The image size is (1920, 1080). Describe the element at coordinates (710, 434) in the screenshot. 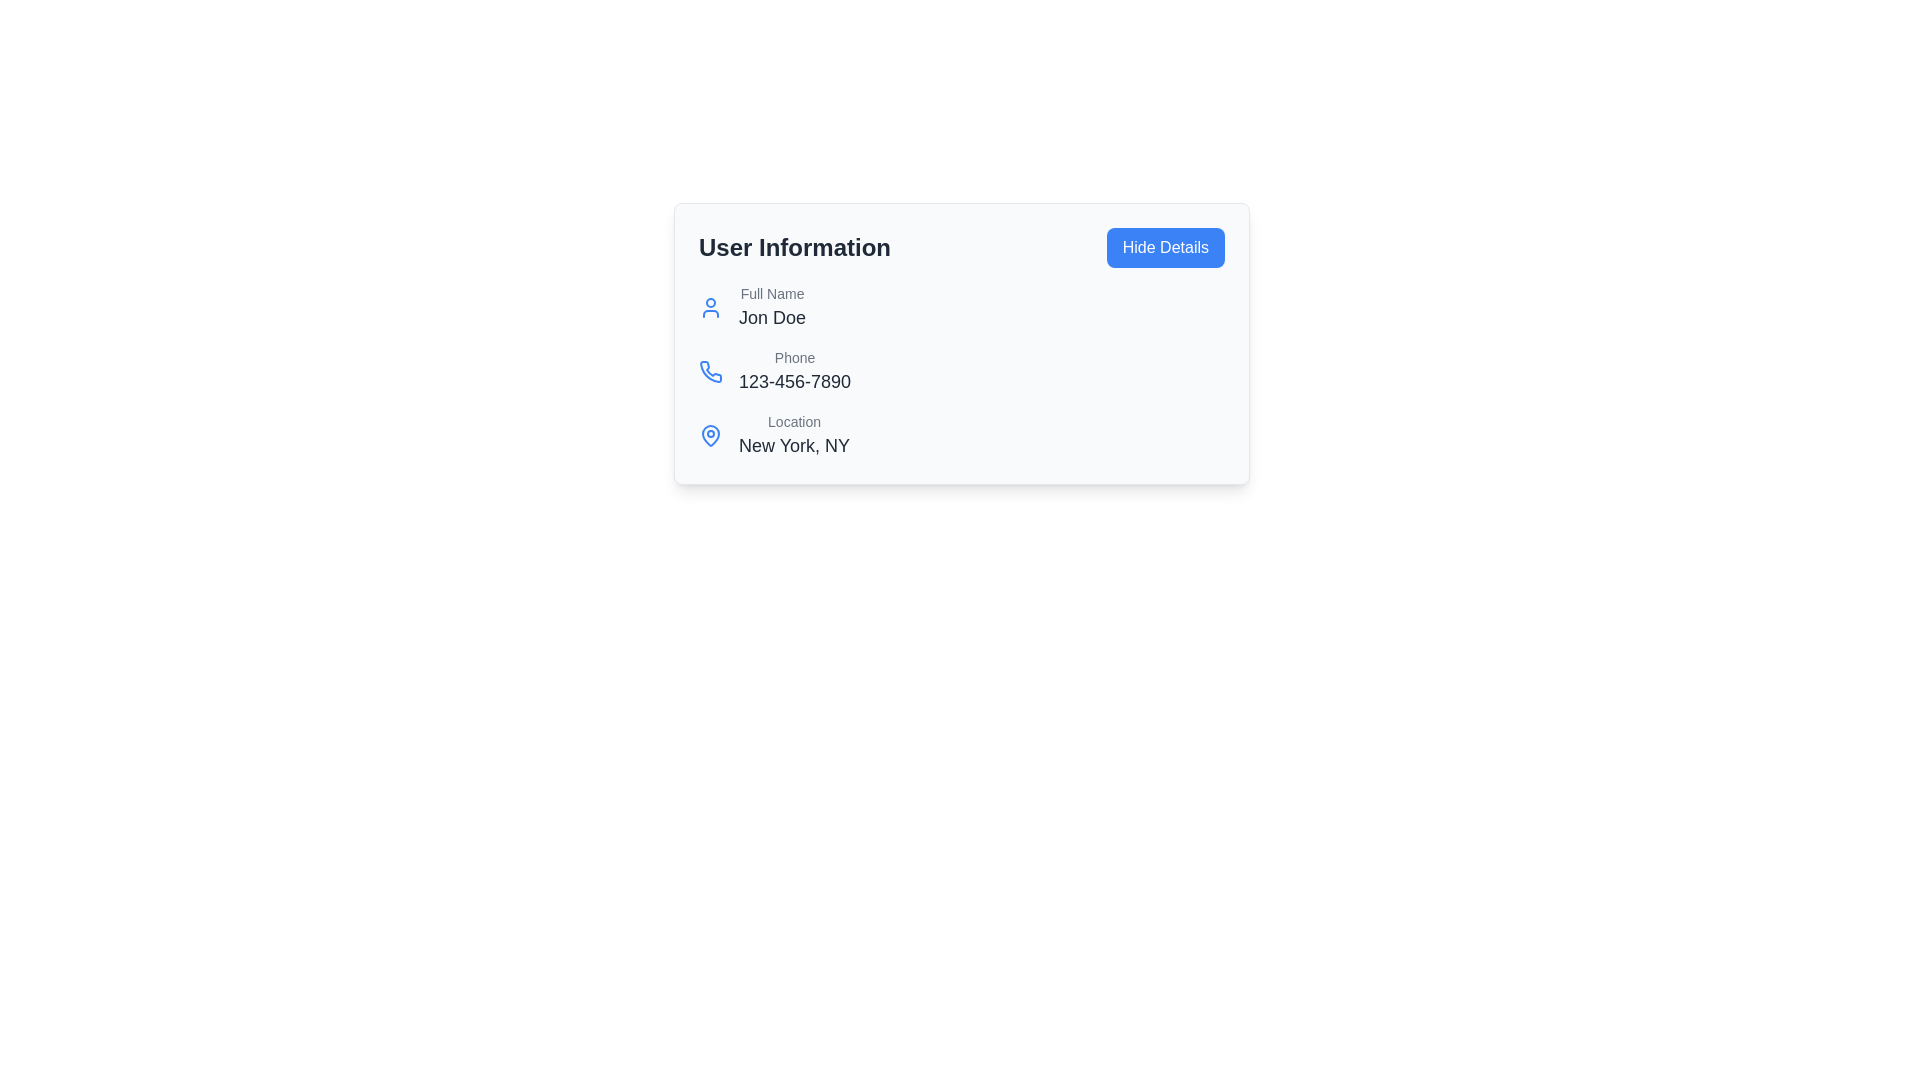

I see `the blue map pin icon located beside the 'Location' label under the 'User Information' section, which represents the user's location` at that location.